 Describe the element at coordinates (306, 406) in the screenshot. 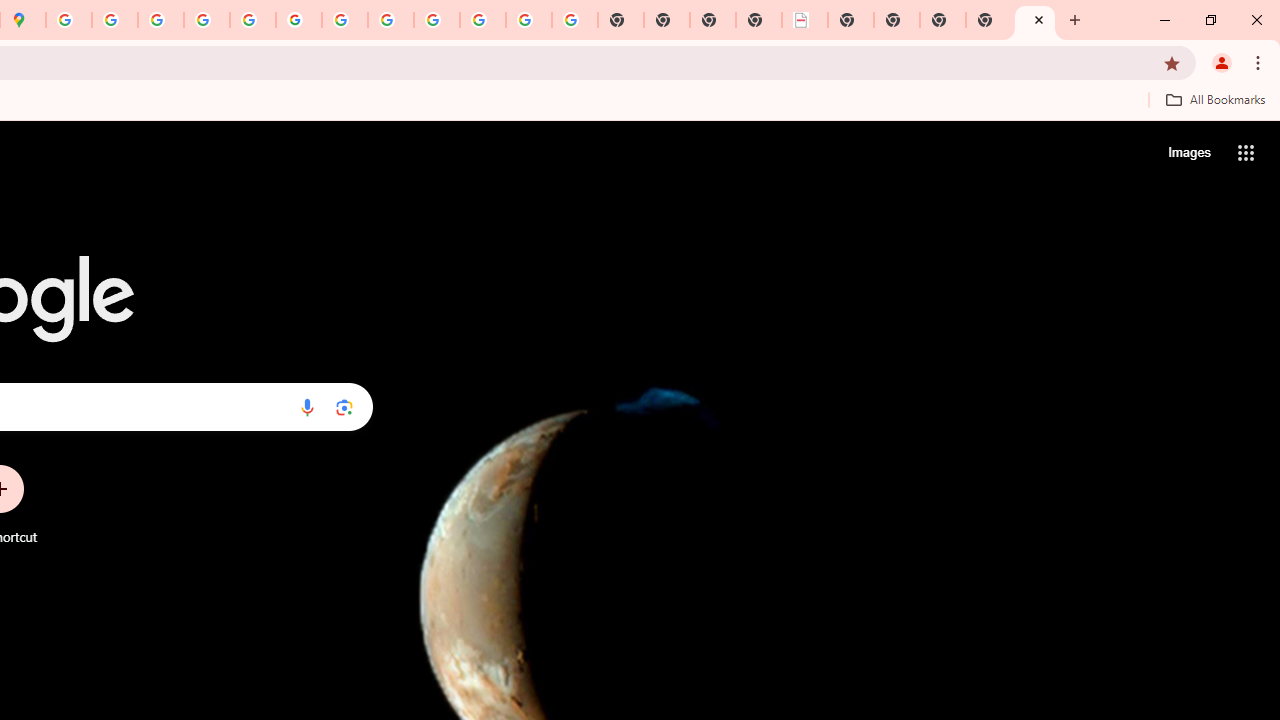

I see `'Search by voice'` at that location.